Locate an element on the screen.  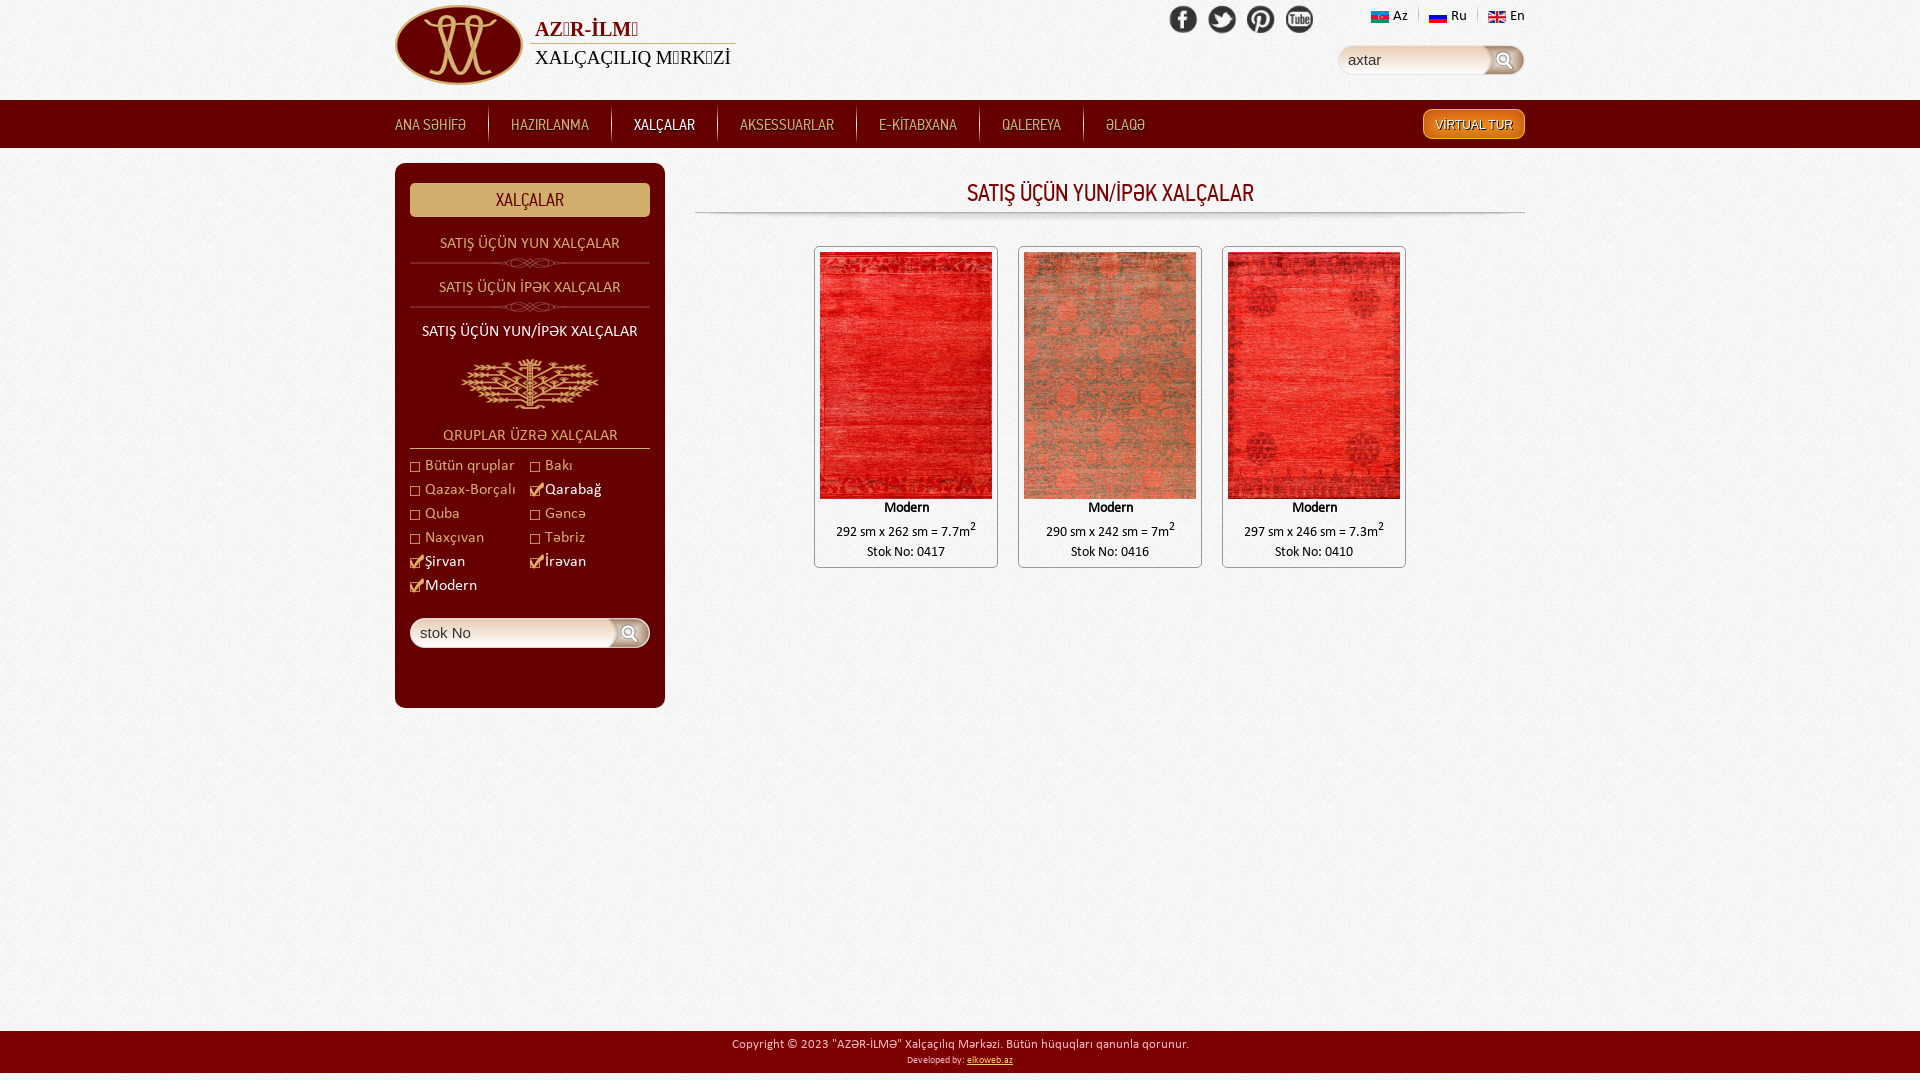
'Az' is located at coordinates (1388, 16).